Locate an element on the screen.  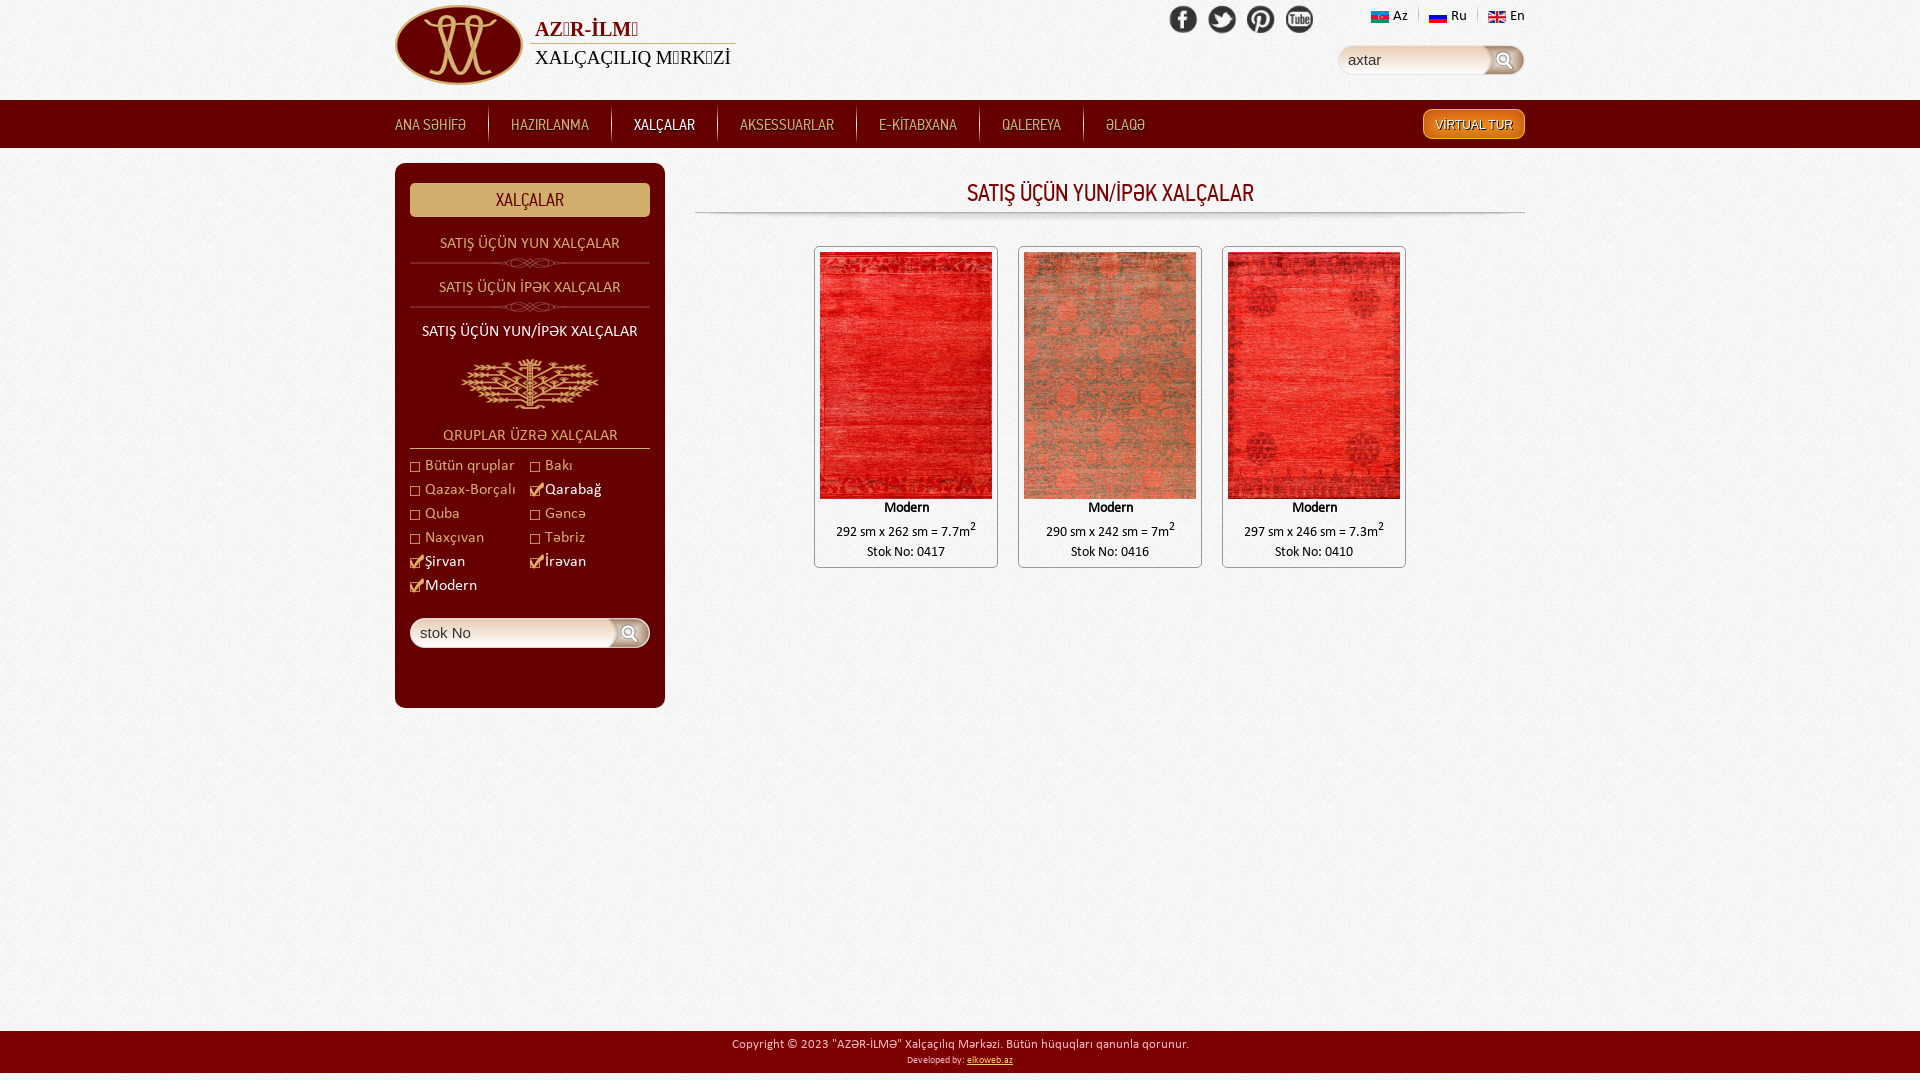
'Az' is located at coordinates (1388, 16).